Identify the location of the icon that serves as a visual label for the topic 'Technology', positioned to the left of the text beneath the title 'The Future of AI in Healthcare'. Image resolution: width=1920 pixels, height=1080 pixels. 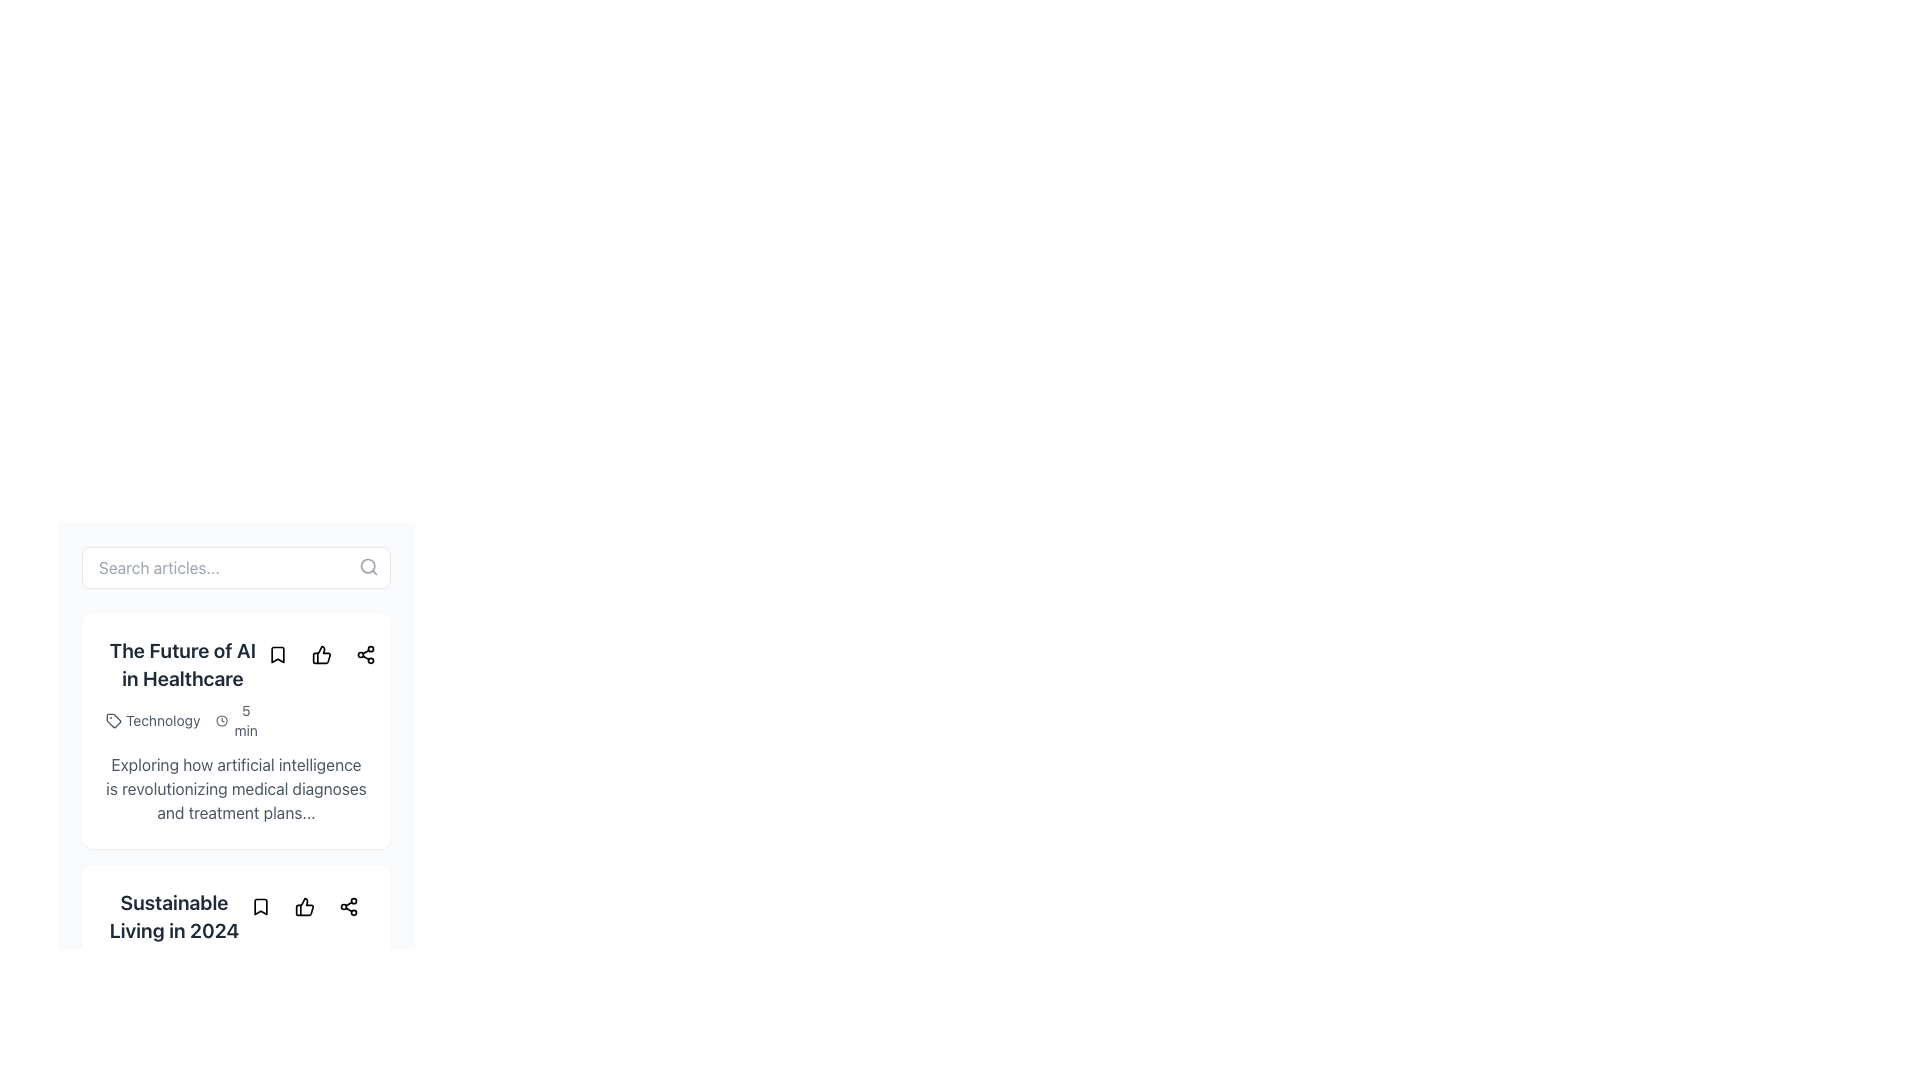
(113, 721).